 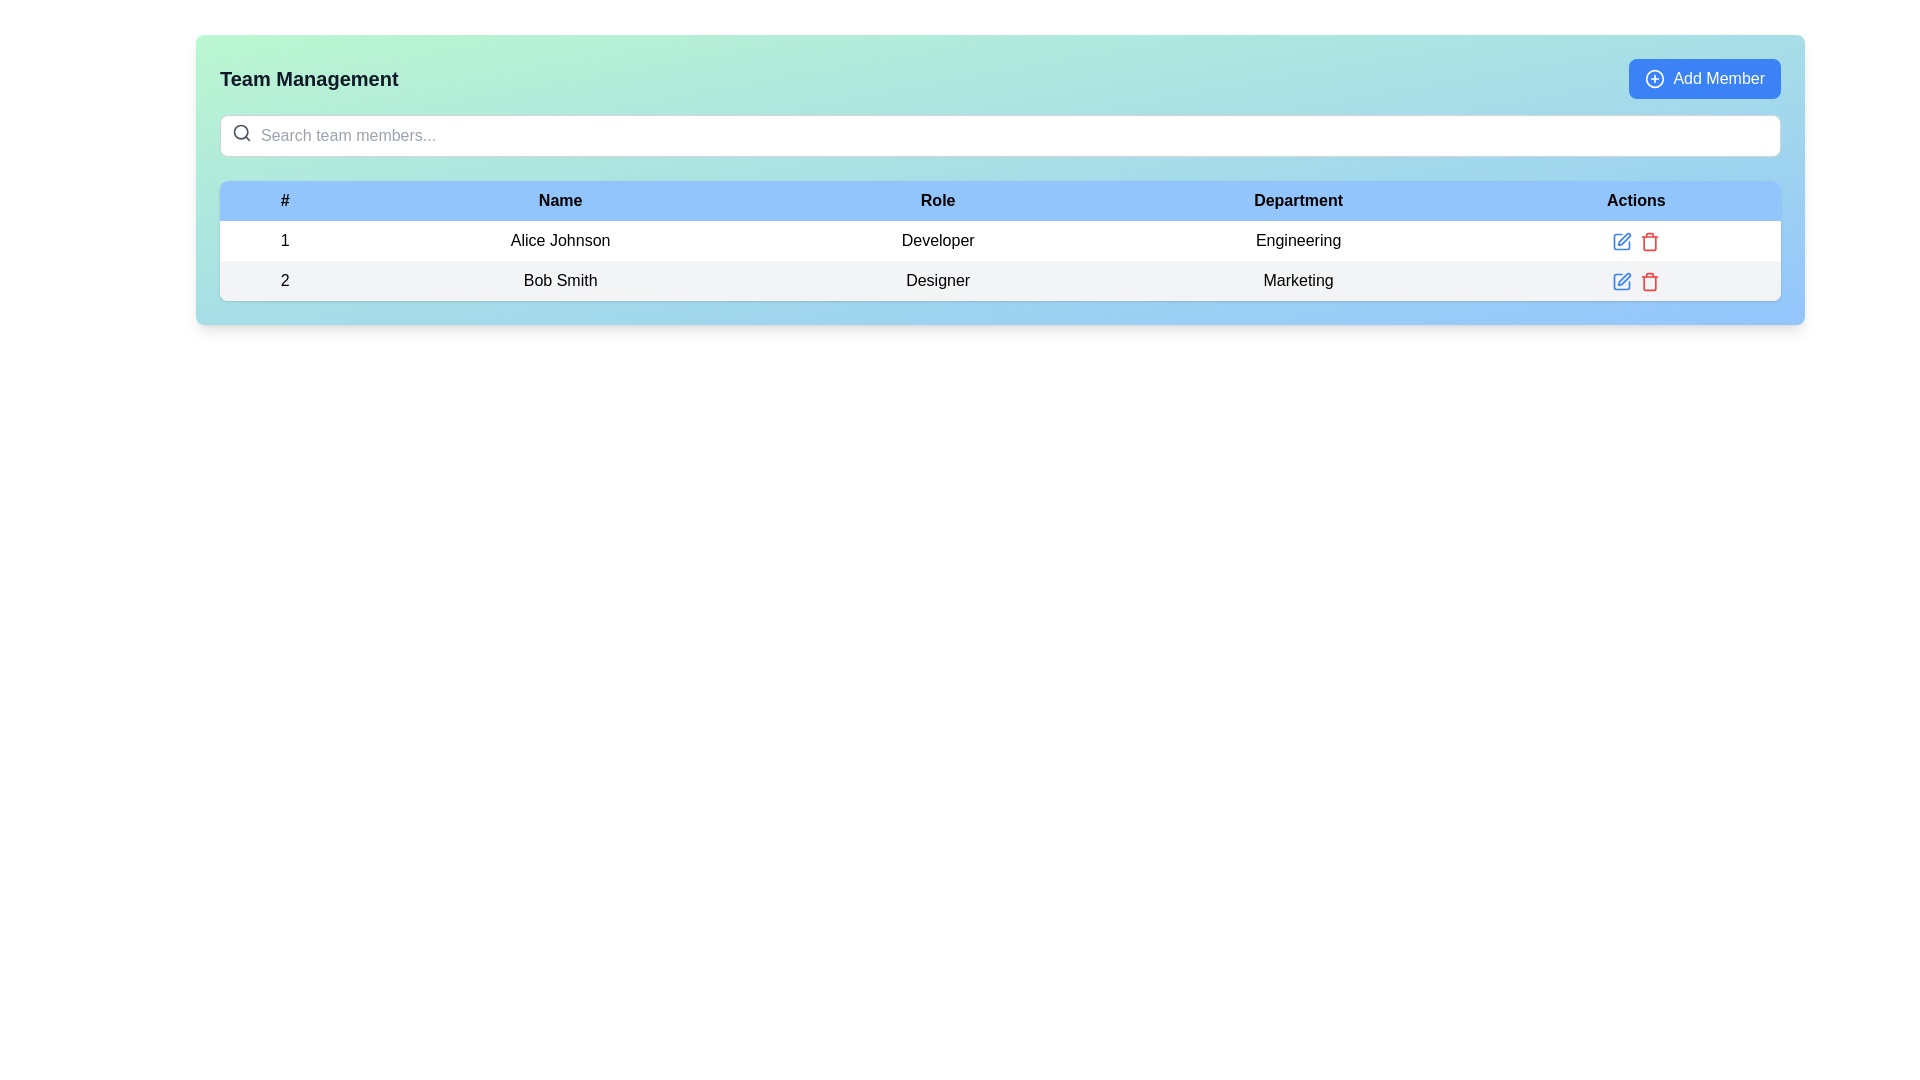 I want to click on the blue SVG circle element inside the 'Add Member' button located in the top-right corner of the interface, so click(x=1655, y=77).